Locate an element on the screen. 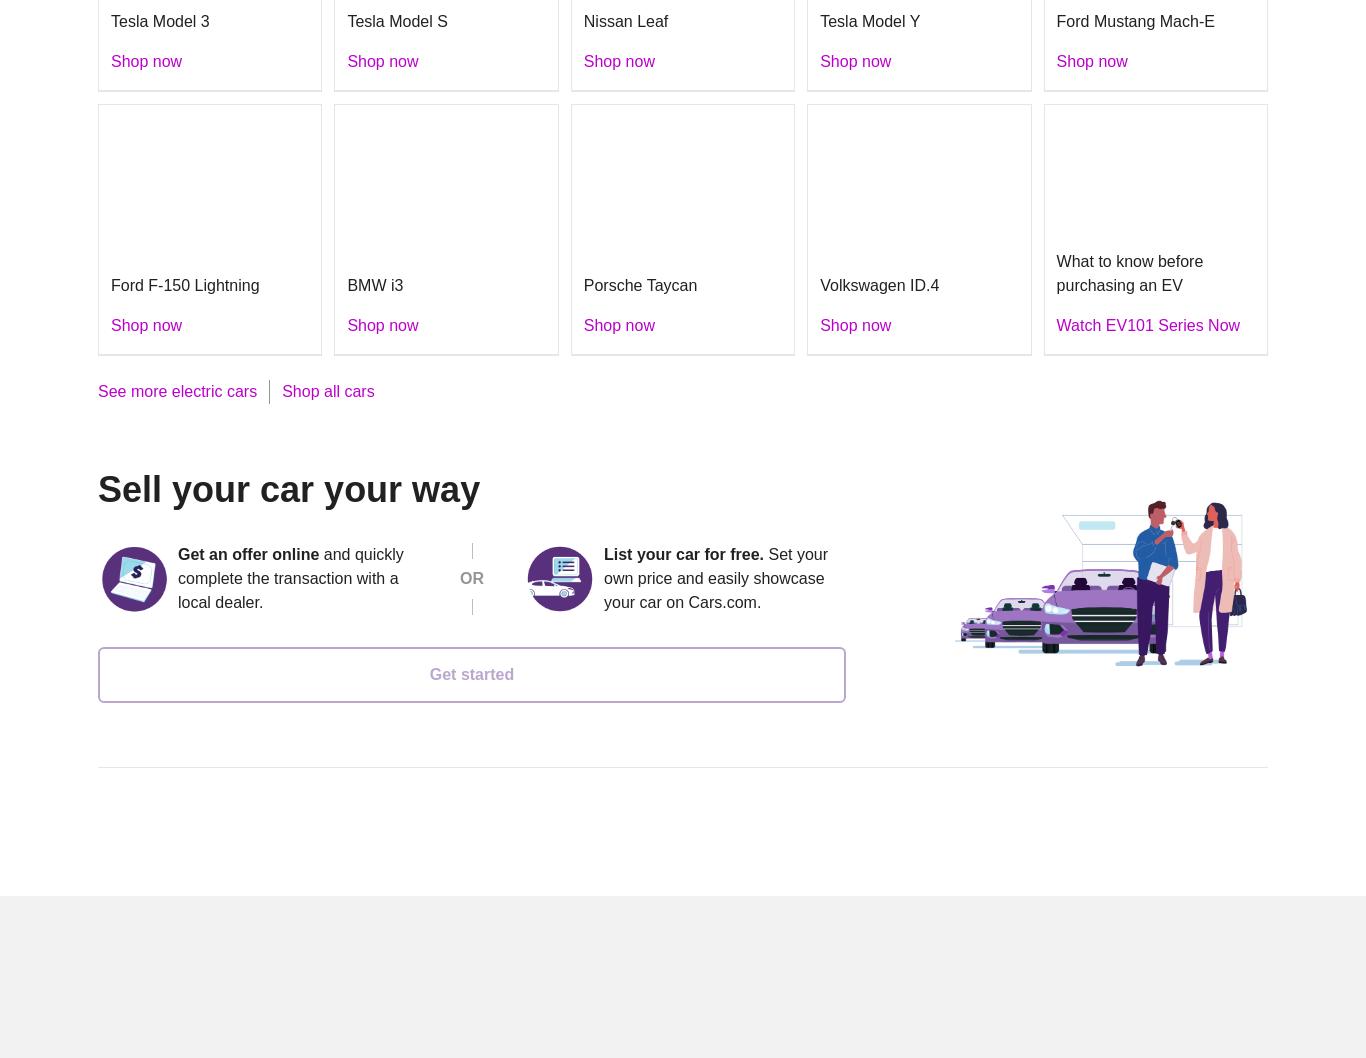 The image size is (1366, 1058). 'BMW i3' is located at coordinates (373, 283).